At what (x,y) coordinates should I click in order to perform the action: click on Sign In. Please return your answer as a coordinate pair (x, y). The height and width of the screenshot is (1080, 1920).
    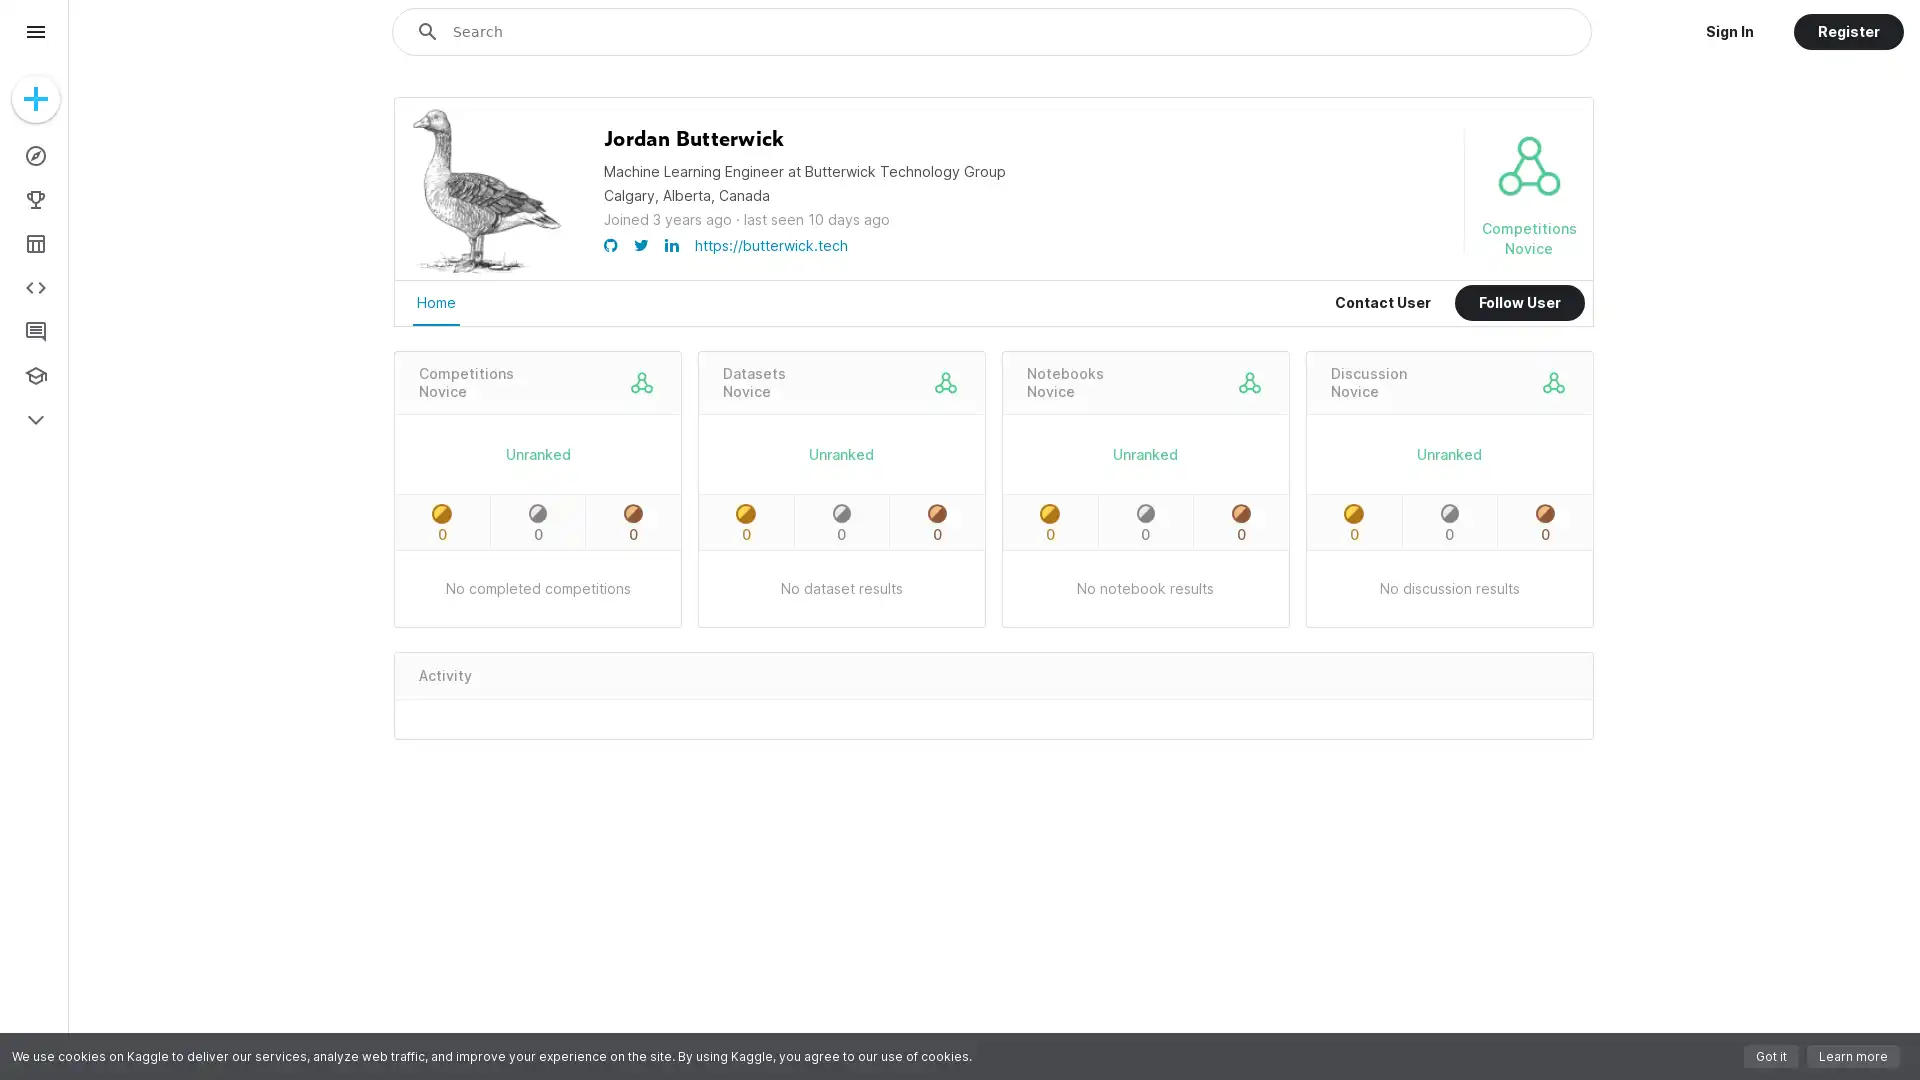
    Looking at the image, I should click on (1728, 31).